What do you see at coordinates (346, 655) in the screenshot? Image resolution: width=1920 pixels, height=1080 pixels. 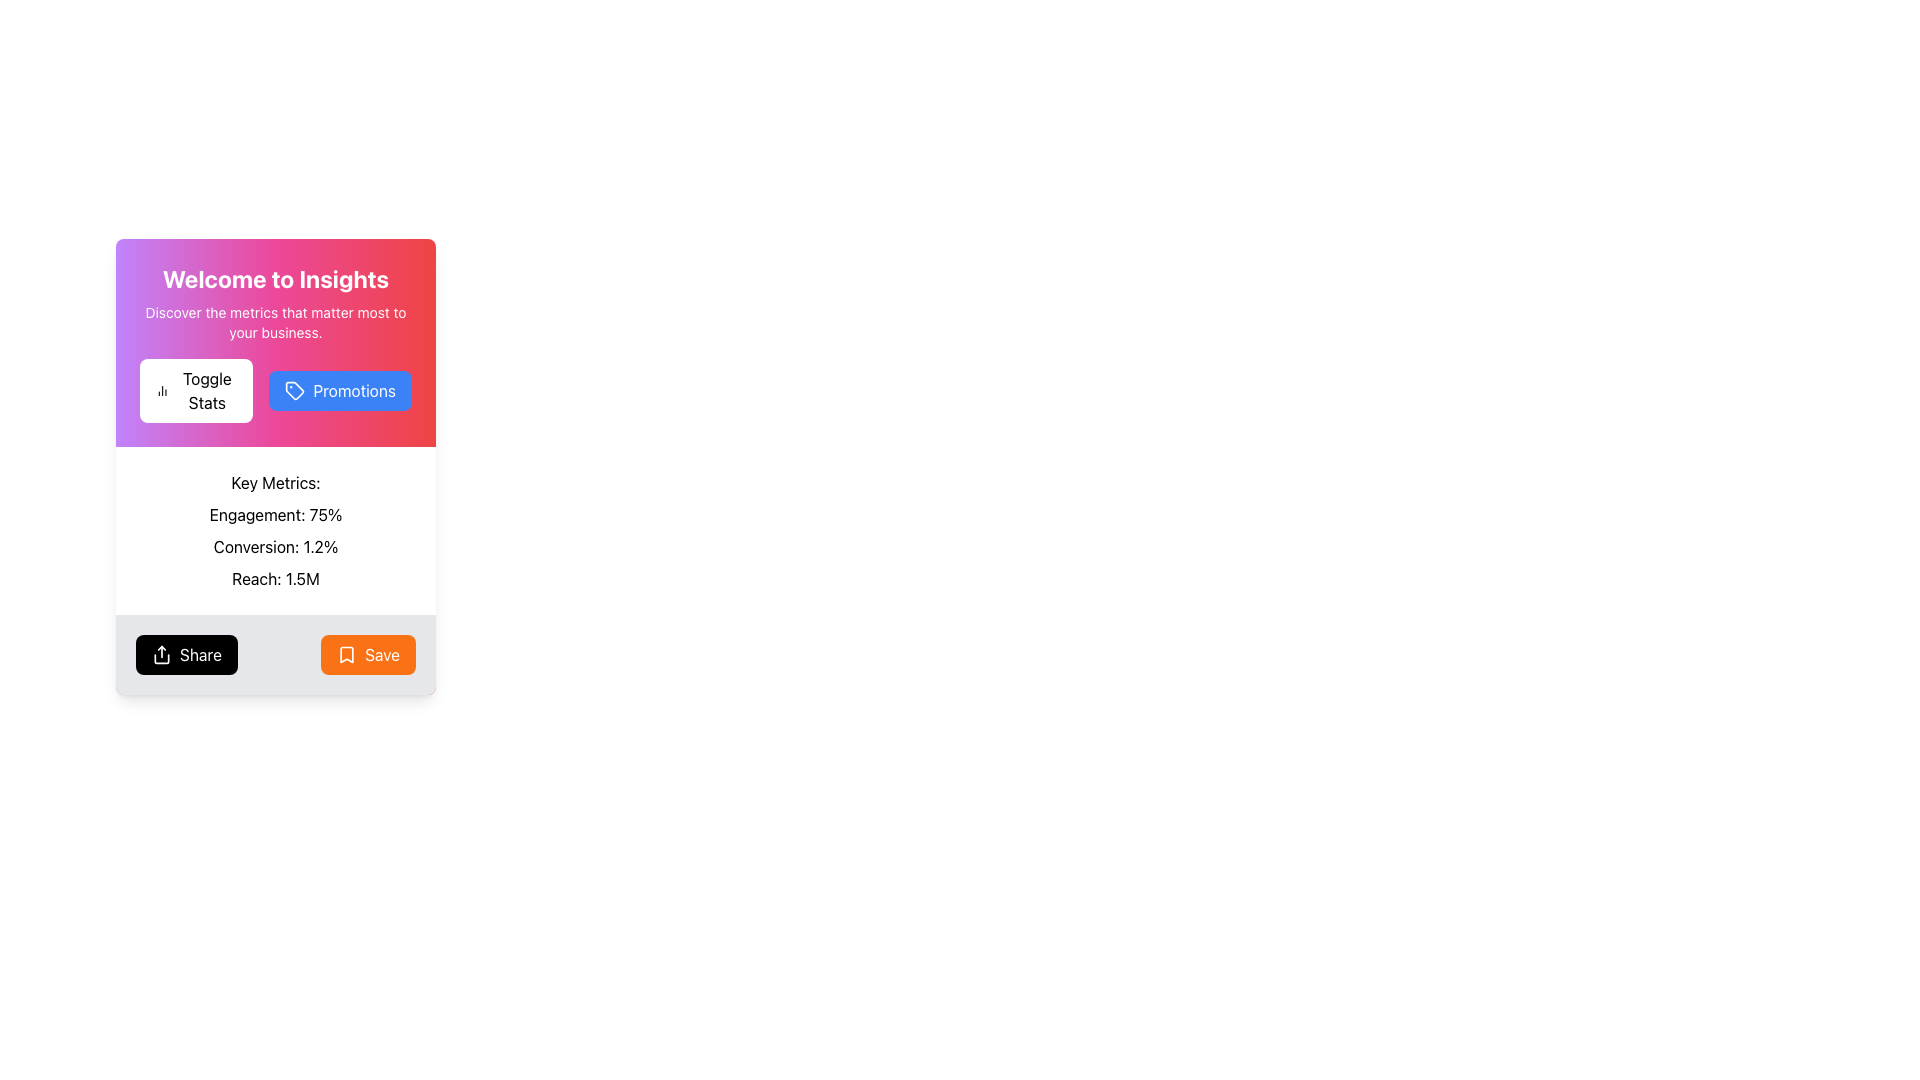 I see `the bookmark icon located within the 'Save' button at the bottom-right corner of the card interface` at bounding box center [346, 655].